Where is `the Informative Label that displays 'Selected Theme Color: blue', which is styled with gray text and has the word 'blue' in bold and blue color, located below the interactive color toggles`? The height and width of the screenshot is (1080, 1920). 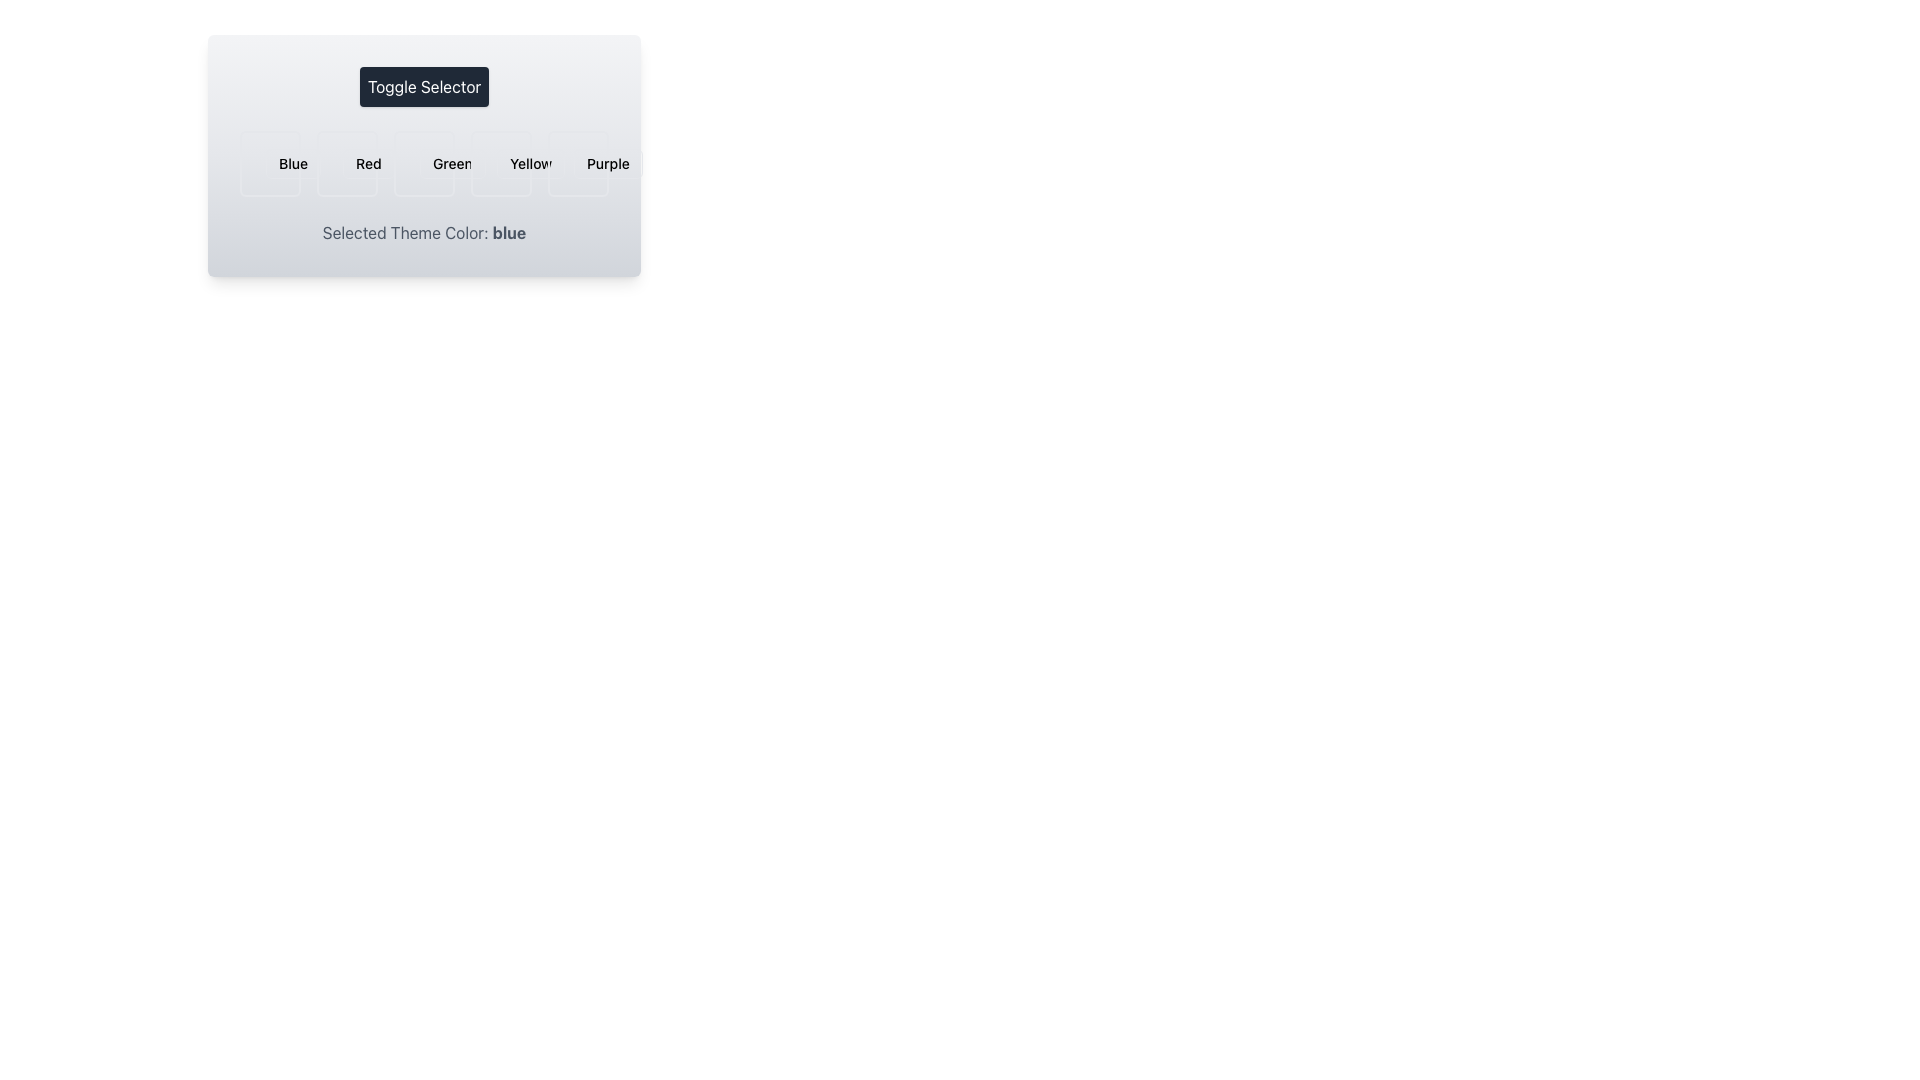 the Informative Label that displays 'Selected Theme Color: blue', which is styled with gray text and has the word 'blue' in bold and blue color, located below the interactive color toggles is located at coordinates (423, 231).